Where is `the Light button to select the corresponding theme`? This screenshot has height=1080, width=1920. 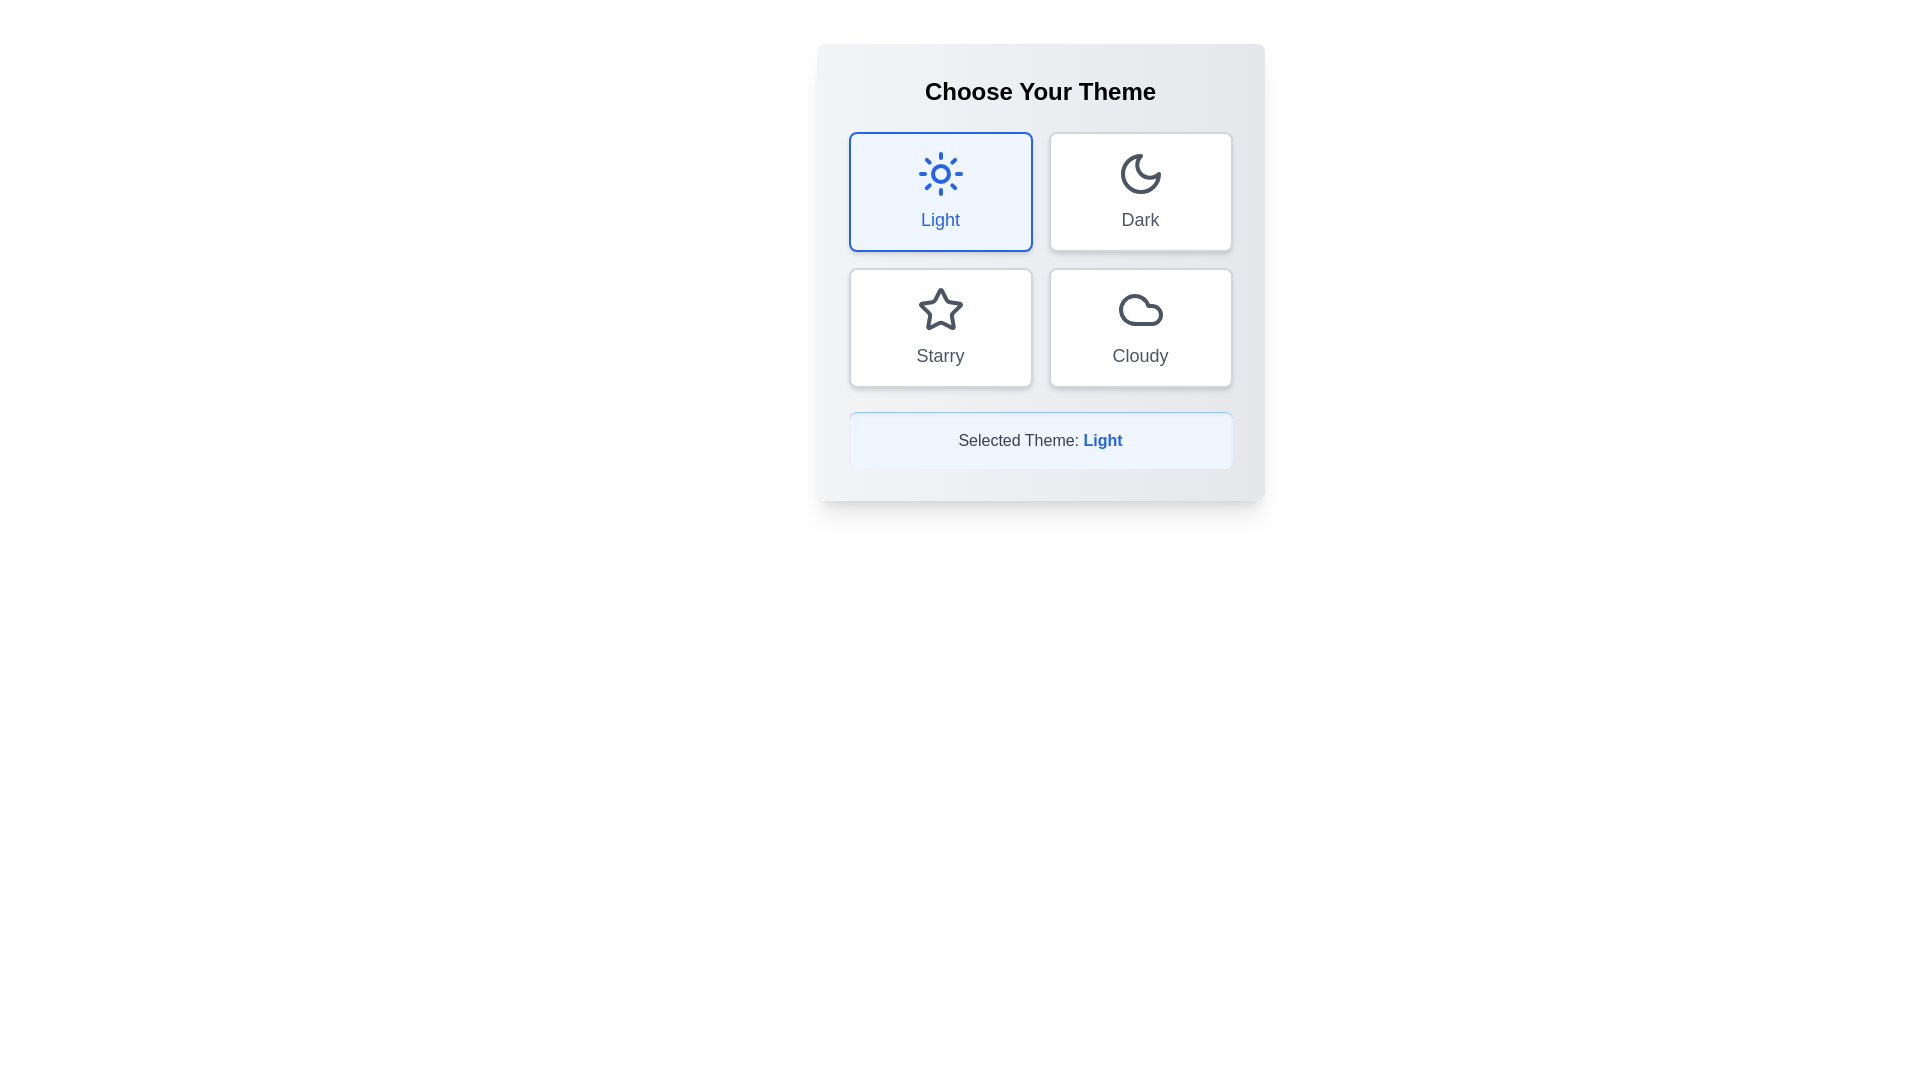 the Light button to select the corresponding theme is located at coordinates (939, 192).